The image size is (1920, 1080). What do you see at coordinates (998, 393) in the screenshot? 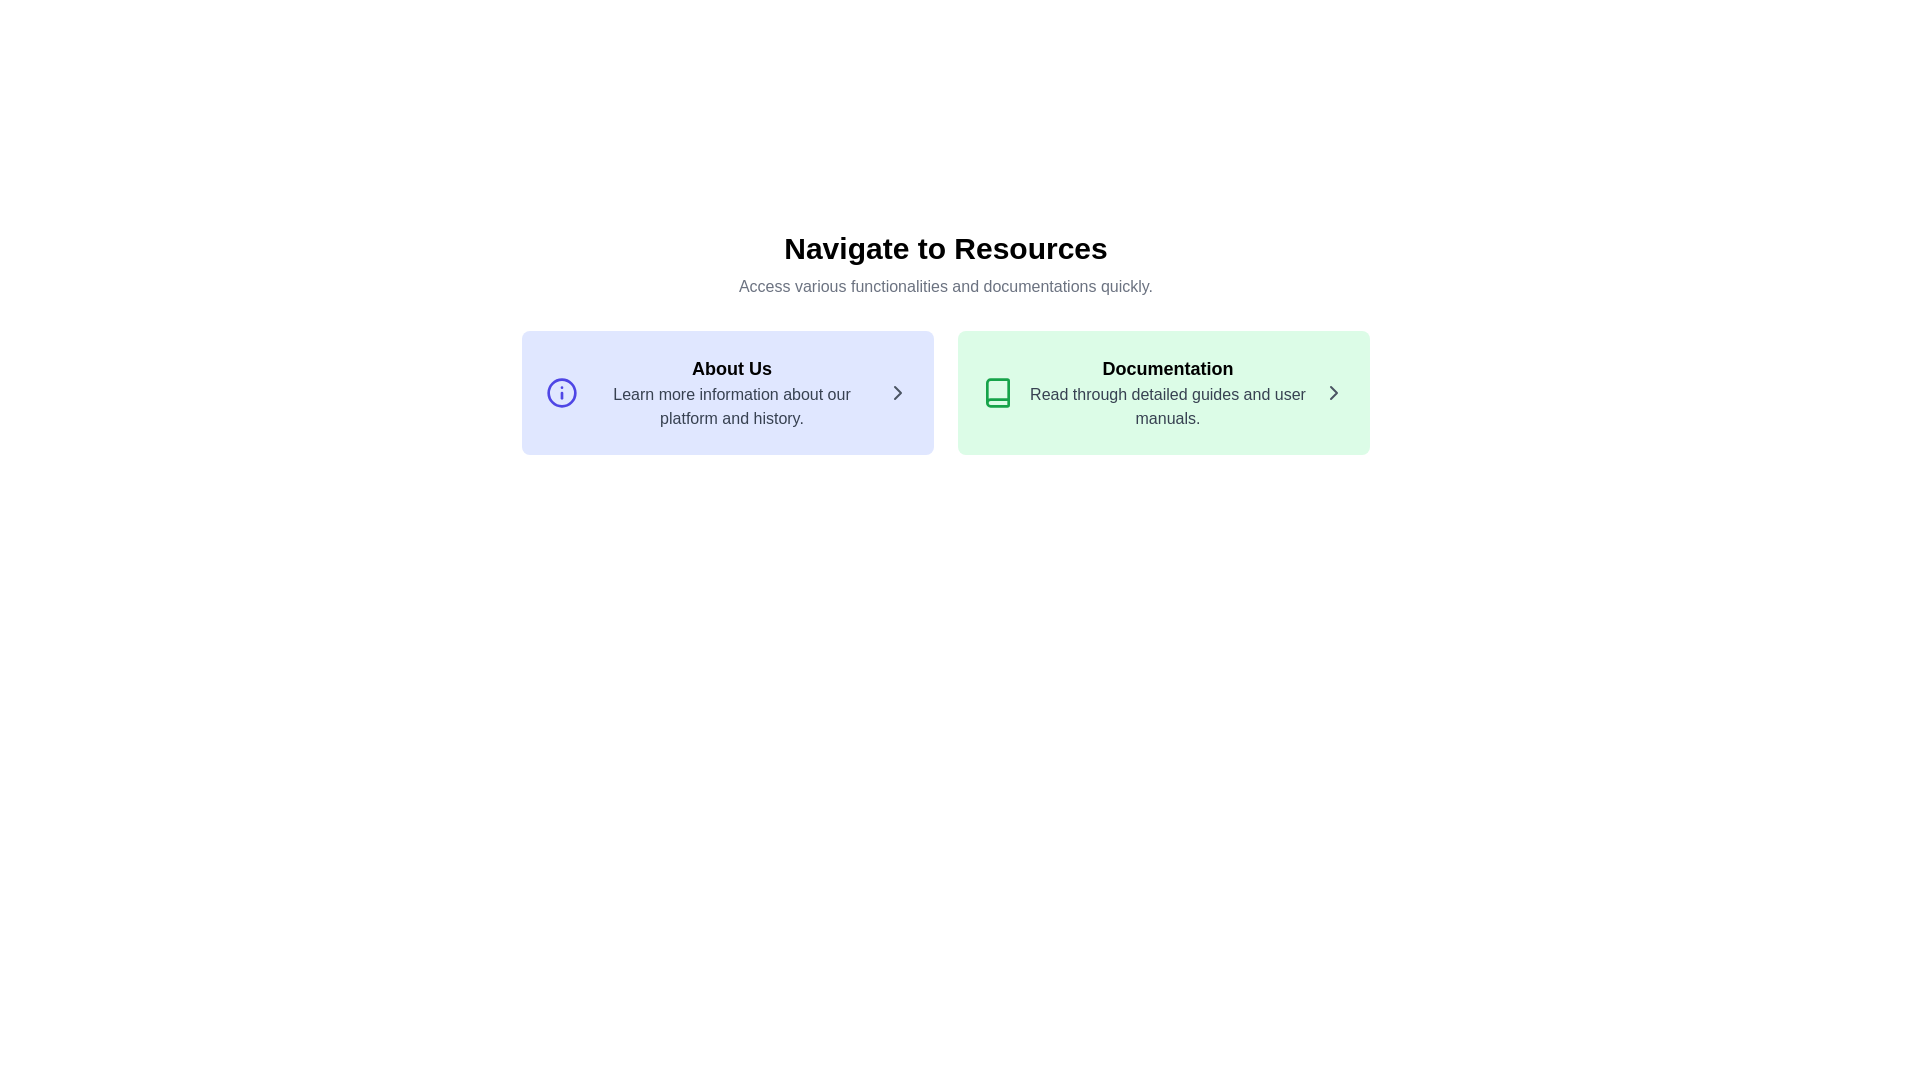
I see `the green-bordered book icon in the 'Documentation' section, which indicates a user manual resource` at bounding box center [998, 393].